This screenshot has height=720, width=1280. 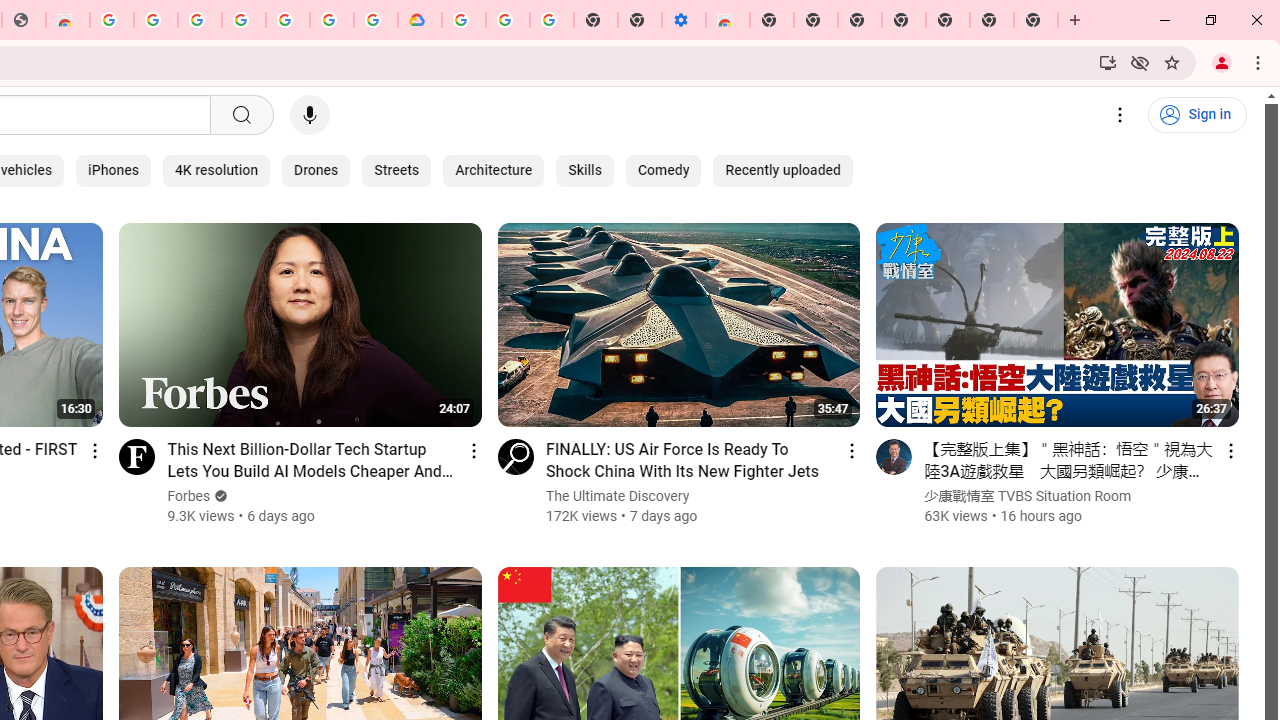 I want to click on 'Sign in - Google Accounts', so click(x=199, y=20).